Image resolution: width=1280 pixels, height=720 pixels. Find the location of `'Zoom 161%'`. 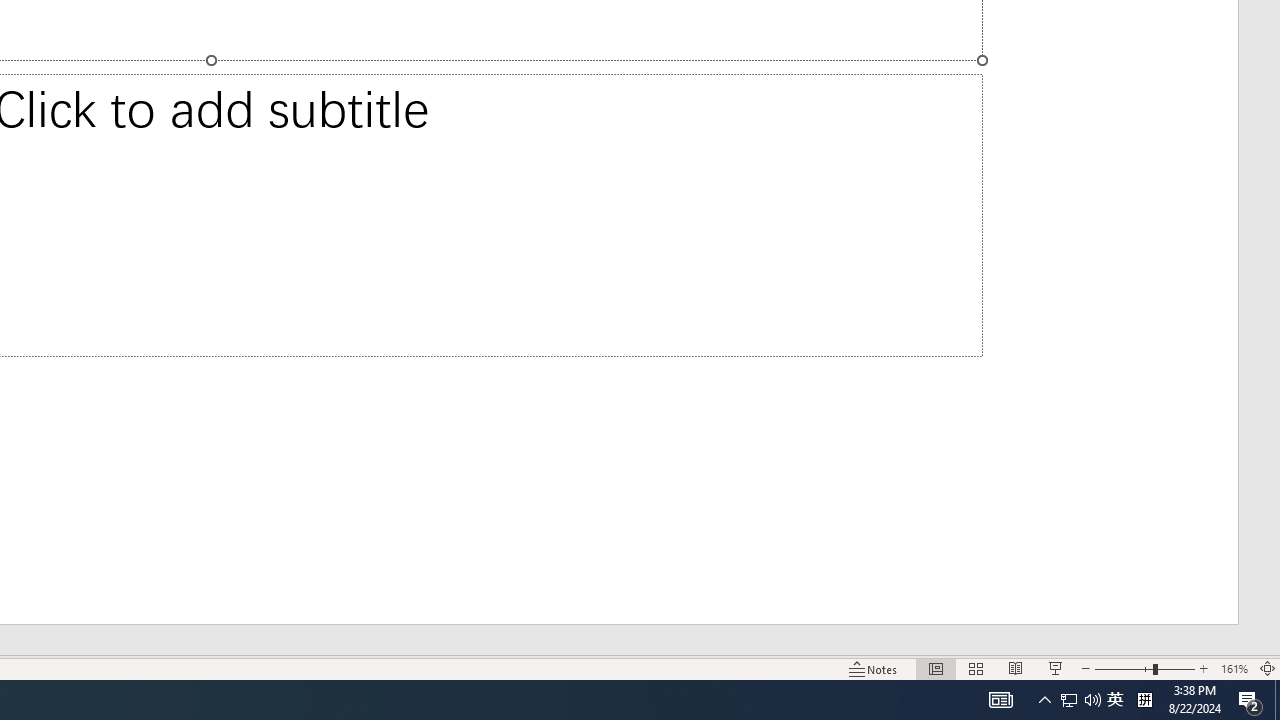

'Zoom 161%' is located at coordinates (1233, 669).